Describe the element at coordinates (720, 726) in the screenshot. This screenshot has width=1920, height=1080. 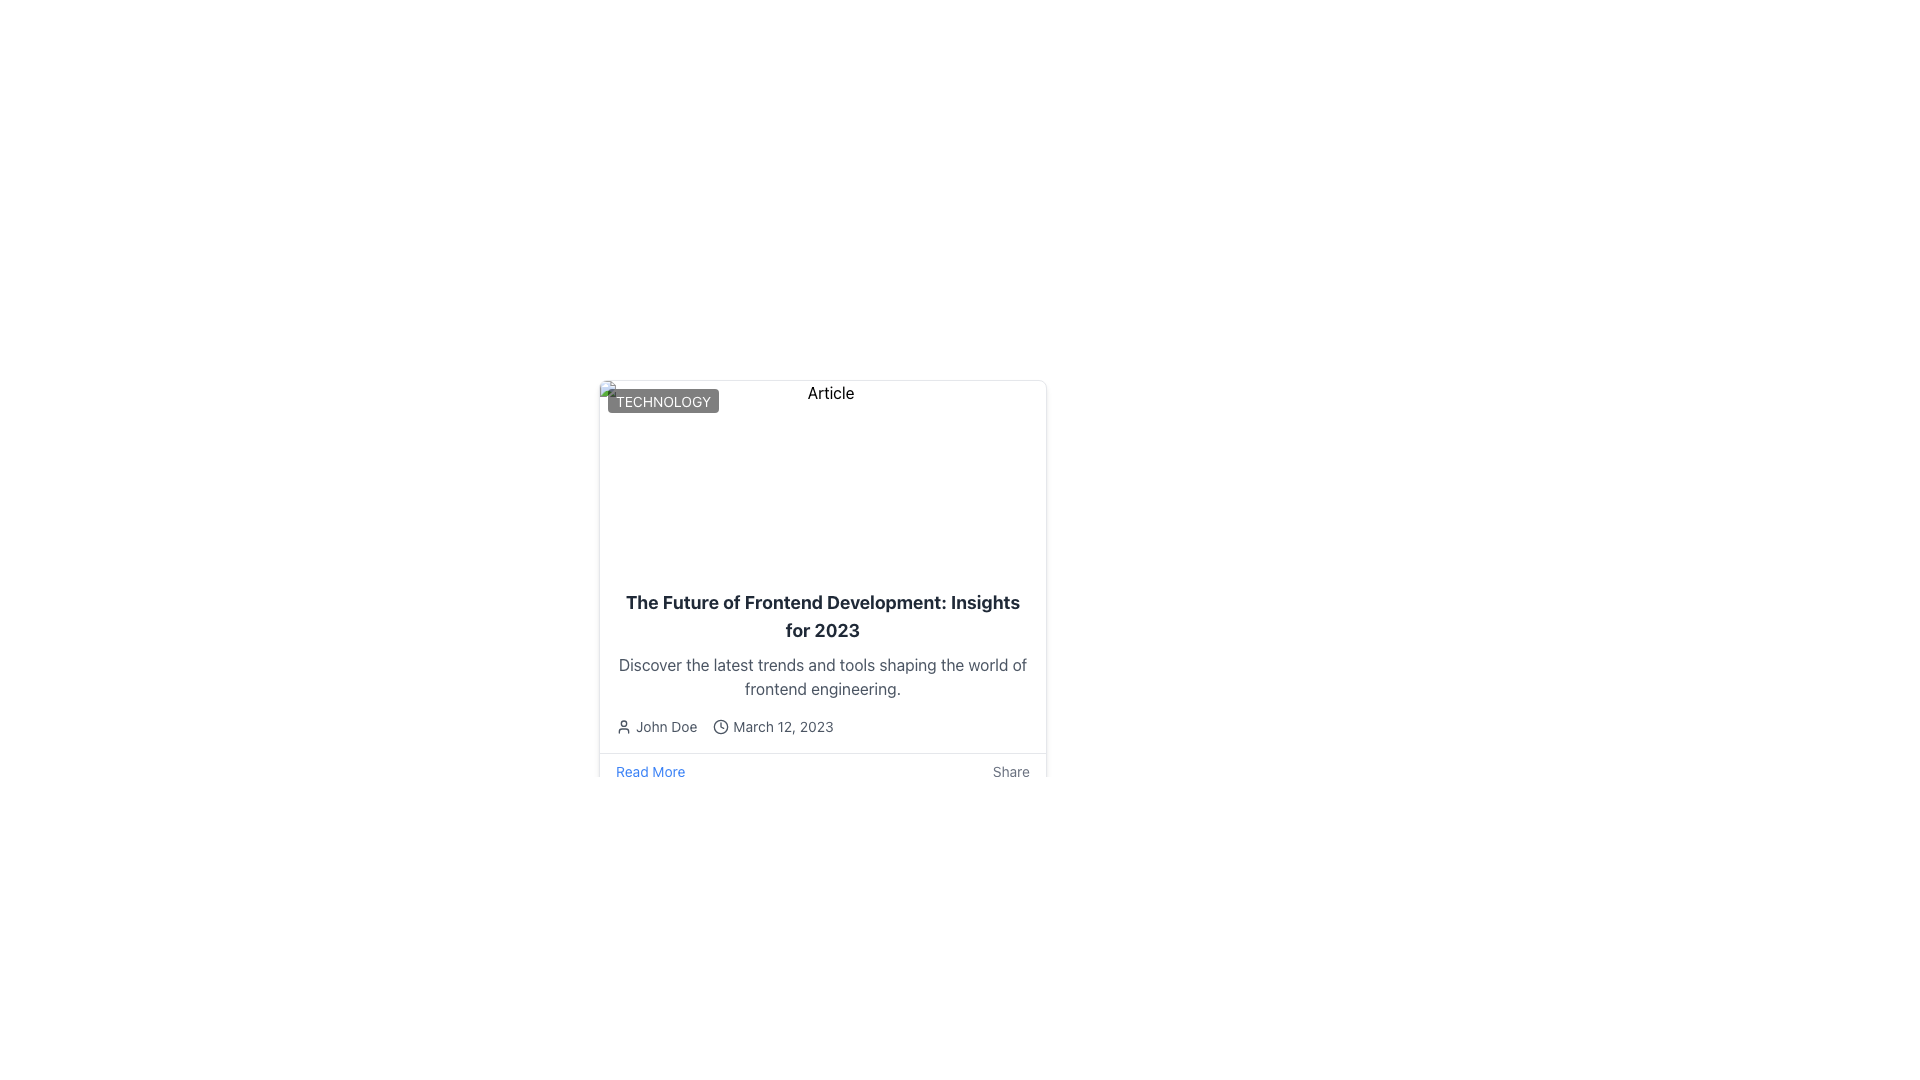
I see `the circular graphical decoration element in the SVG, which serves as a background or decorative component in an icon representing time or a clock` at that location.